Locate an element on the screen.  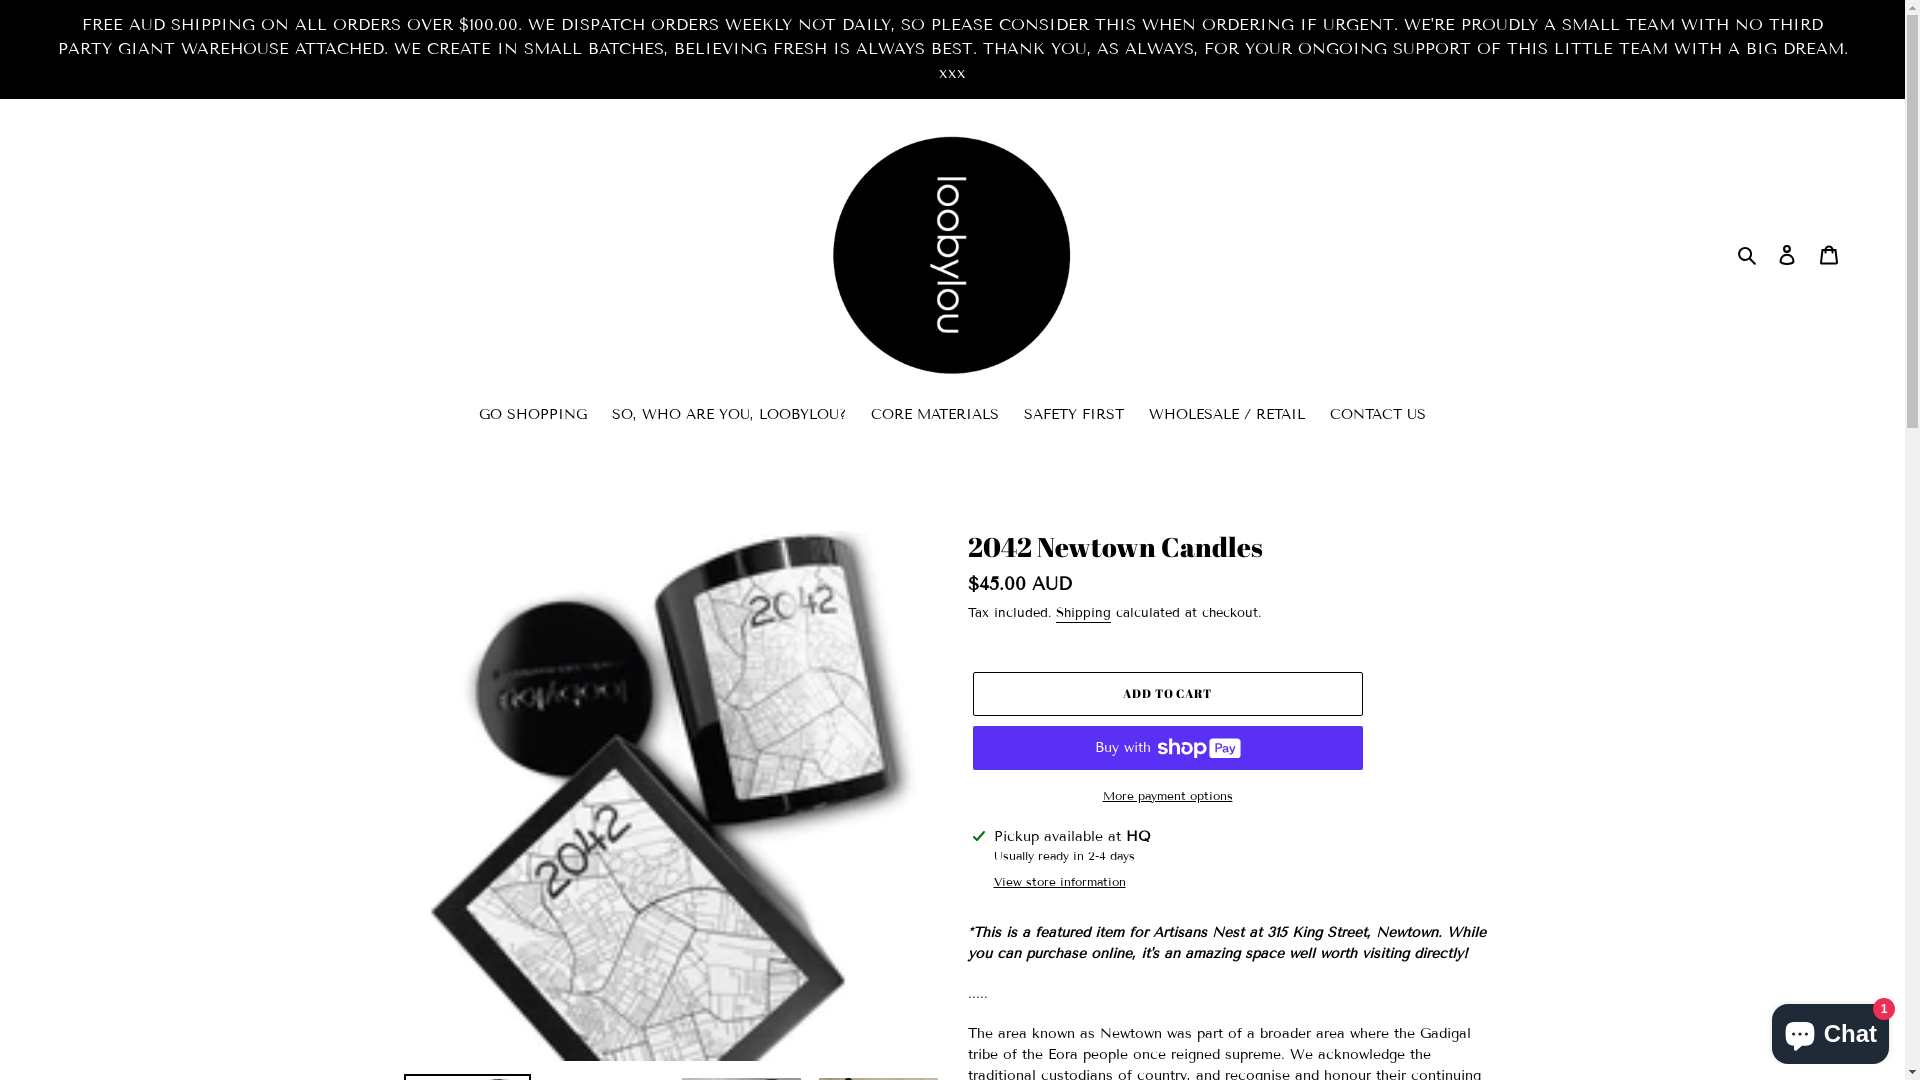
'More payment options' is located at coordinates (1166, 794).